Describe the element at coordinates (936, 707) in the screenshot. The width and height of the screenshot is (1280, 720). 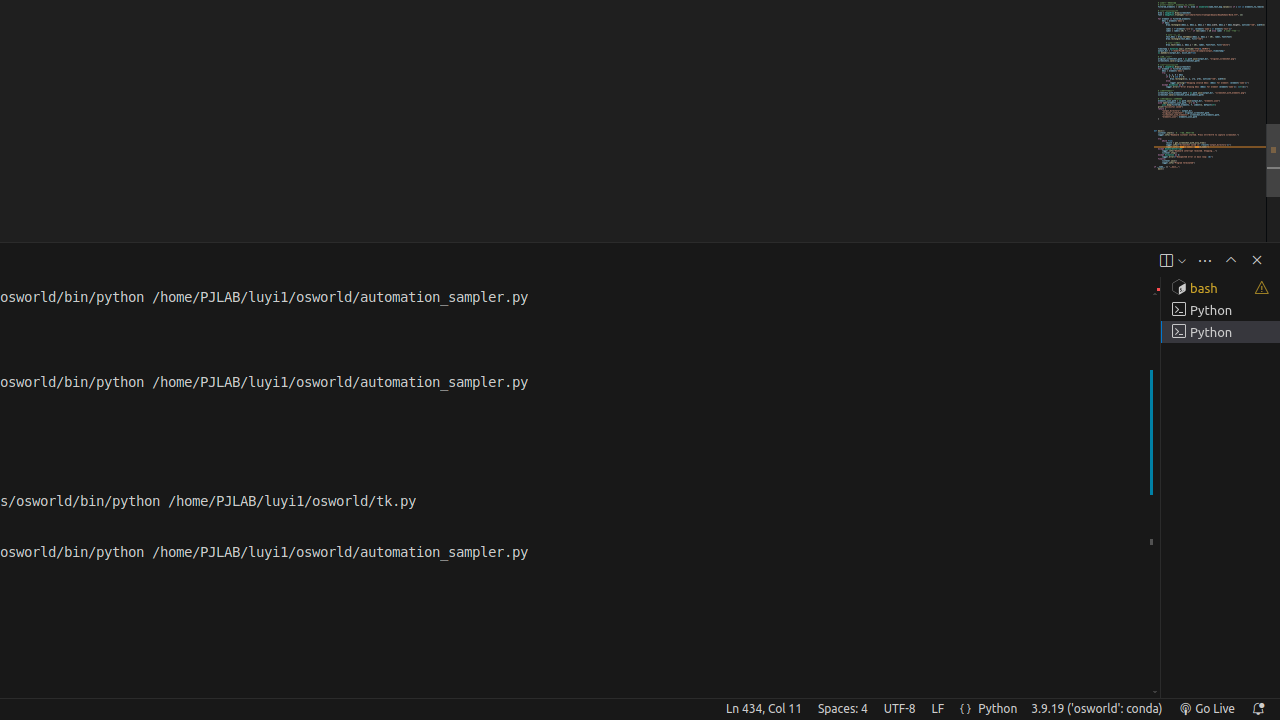
I see `'LF'` at that location.